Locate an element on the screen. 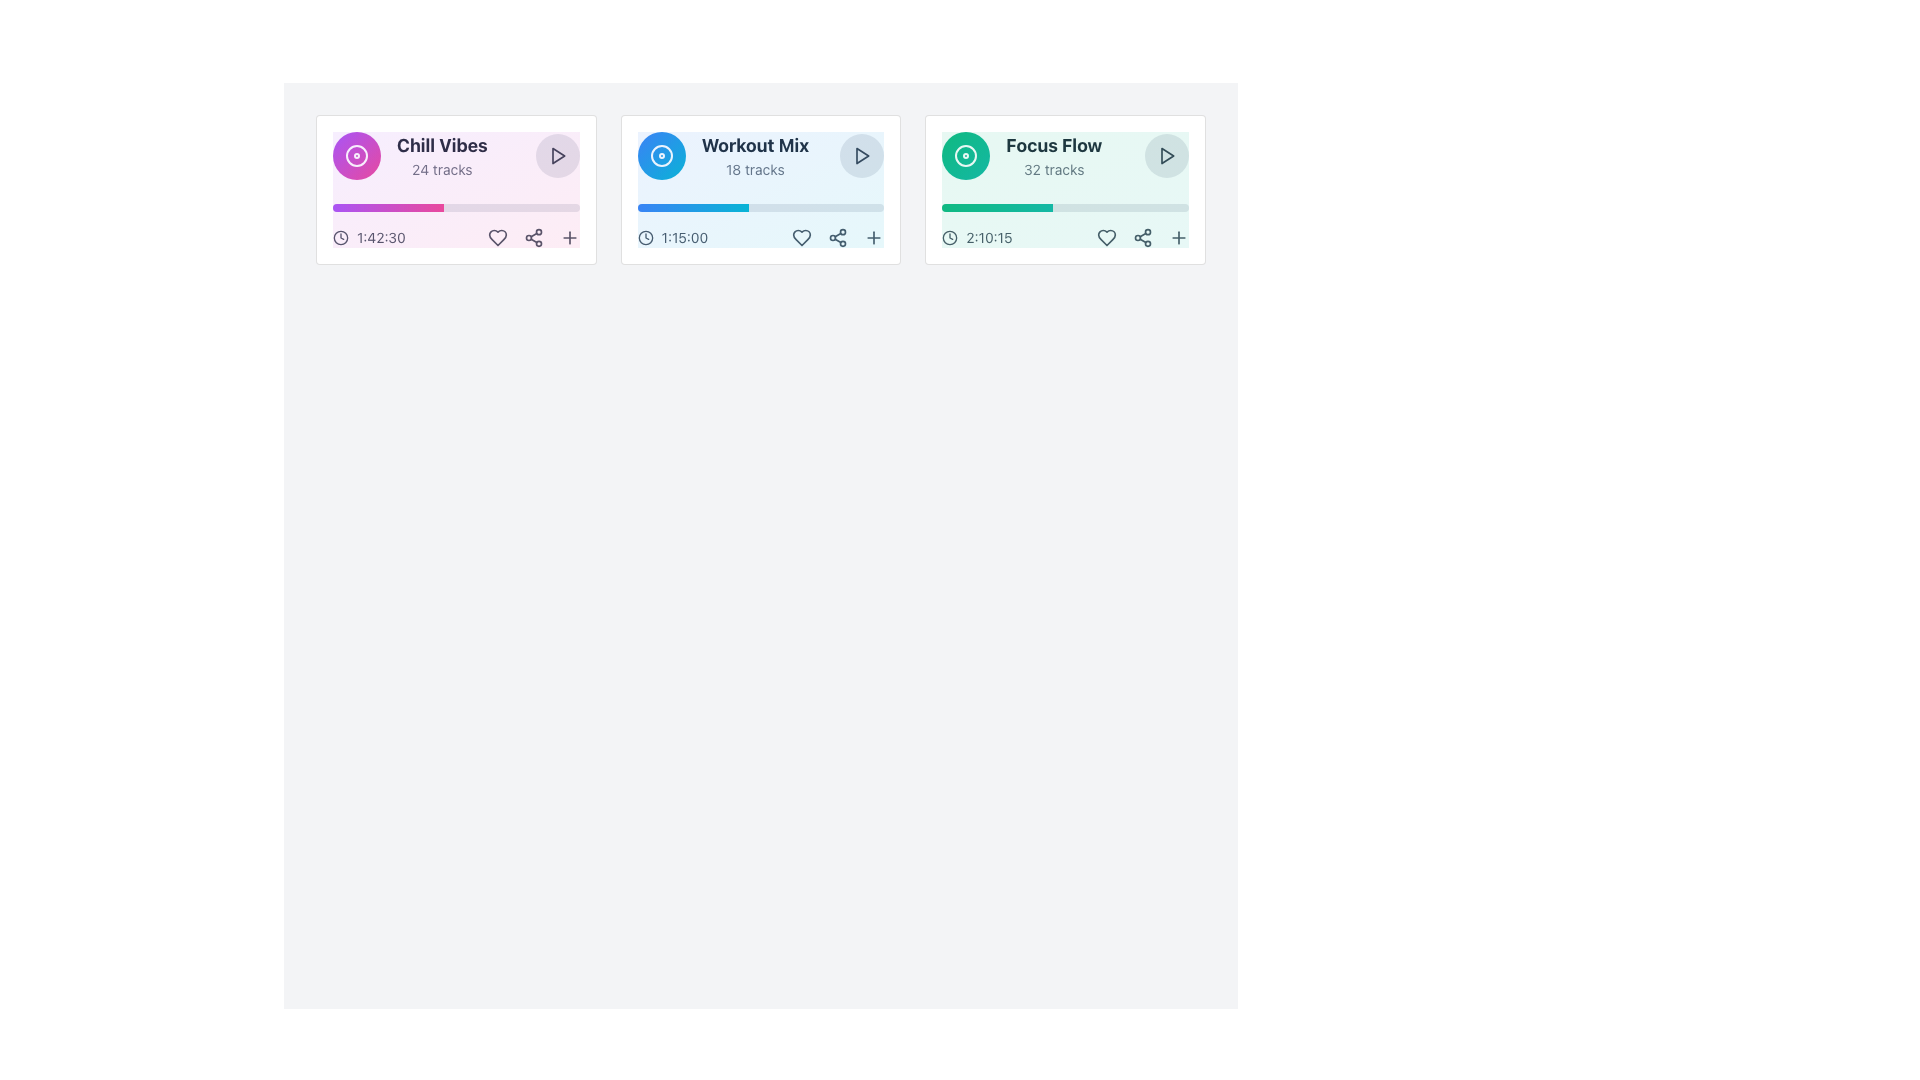 The height and width of the screenshot is (1080, 1920). the play button located in the upper-right corner of the 'Workout Mix' card is located at coordinates (862, 154).